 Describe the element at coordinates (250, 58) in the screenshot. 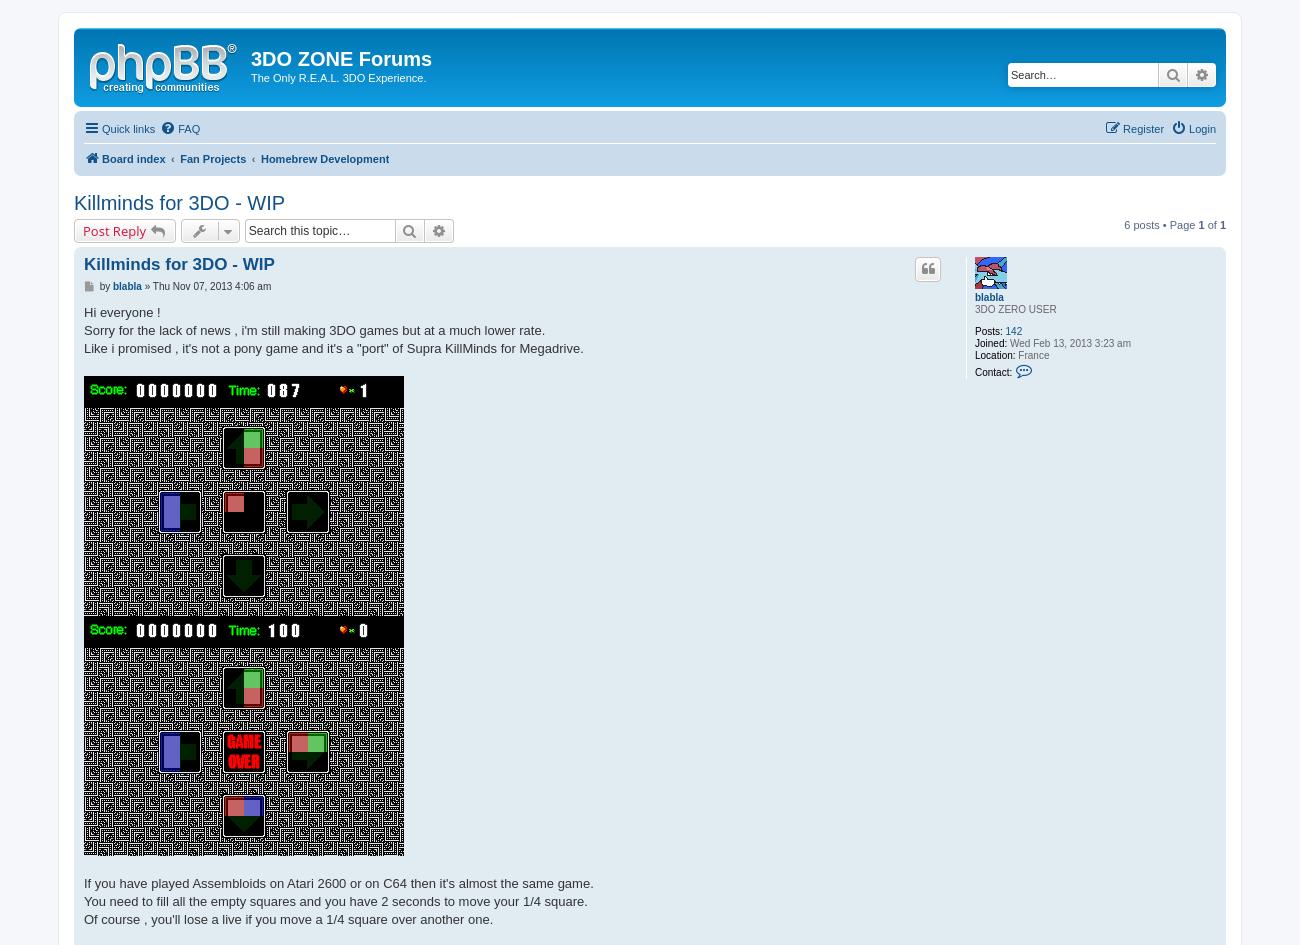

I see `'3DO ZONE Forums'` at that location.